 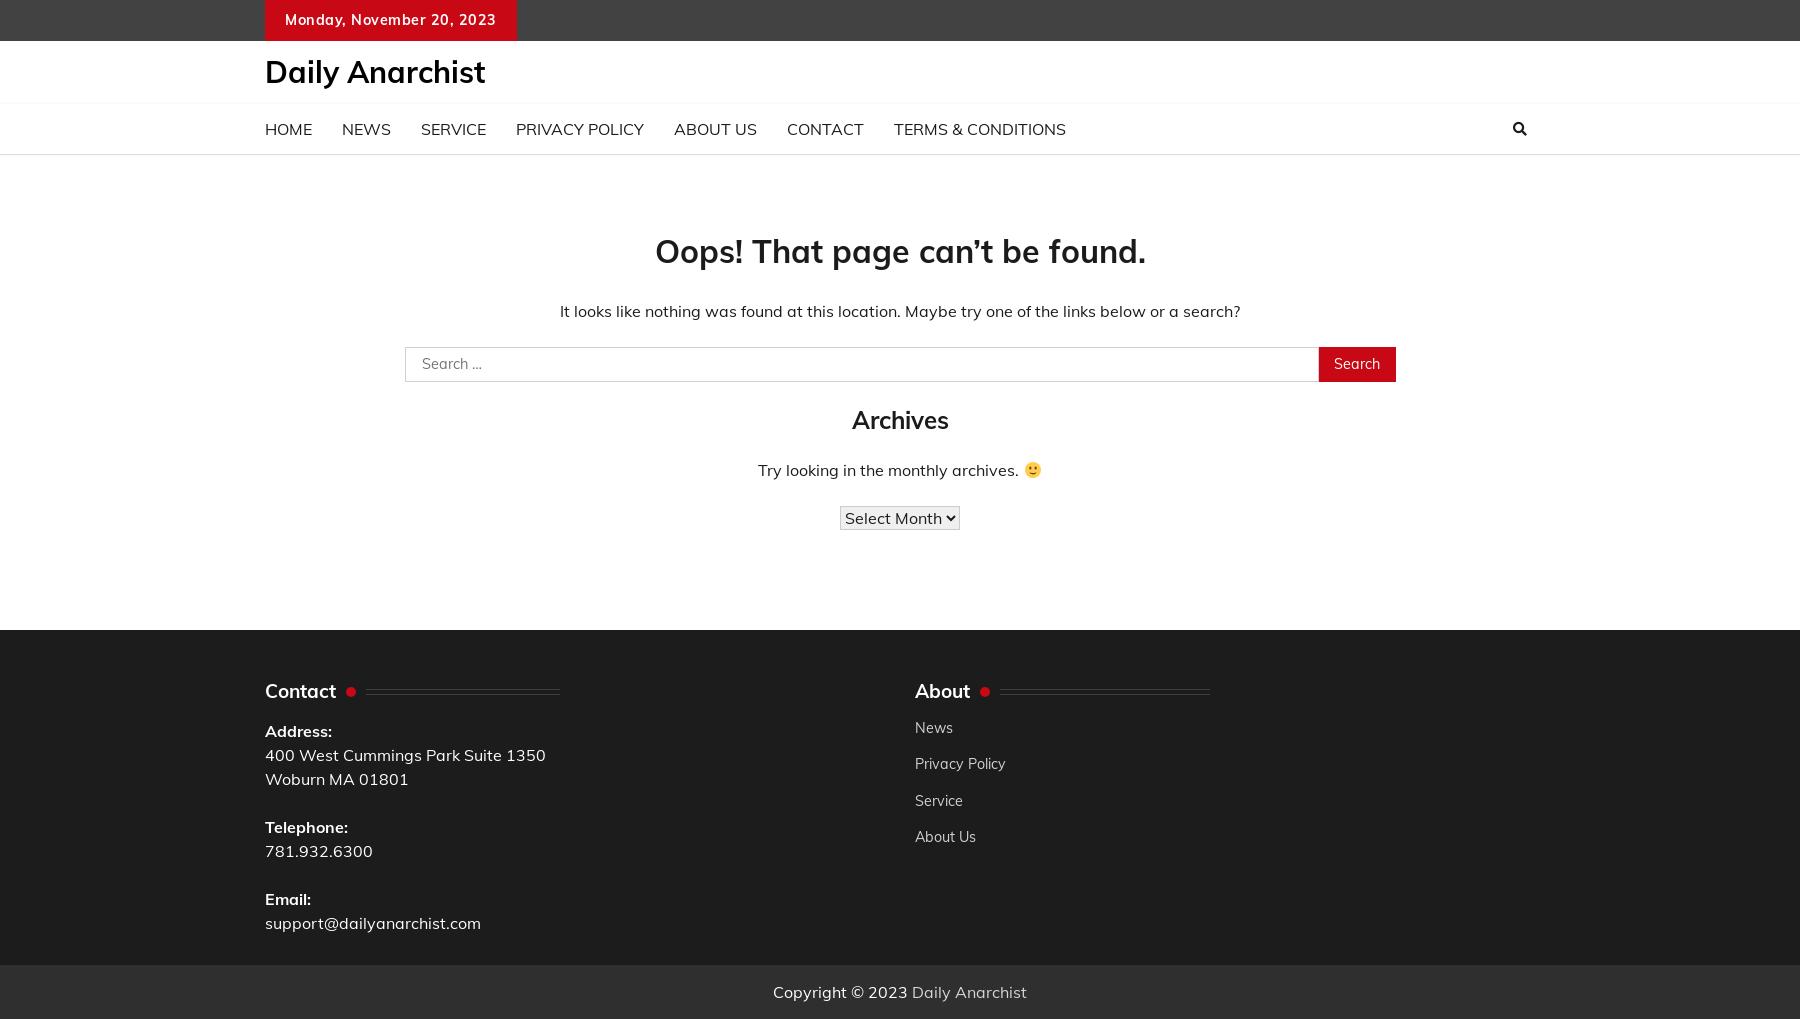 What do you see at coordinates (263, 898) in the screenshot?
I see `'Email:'` at bounding box center [263, 898].